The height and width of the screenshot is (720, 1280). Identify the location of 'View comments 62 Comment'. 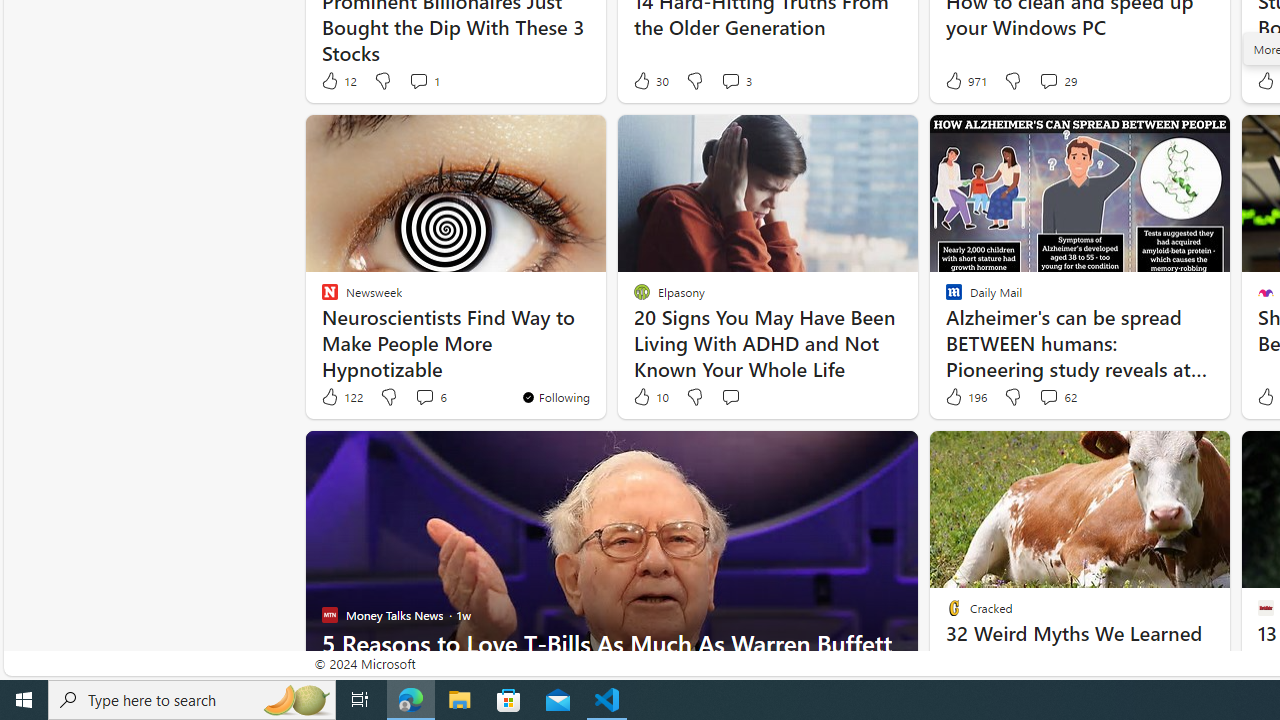
(1047, 397).